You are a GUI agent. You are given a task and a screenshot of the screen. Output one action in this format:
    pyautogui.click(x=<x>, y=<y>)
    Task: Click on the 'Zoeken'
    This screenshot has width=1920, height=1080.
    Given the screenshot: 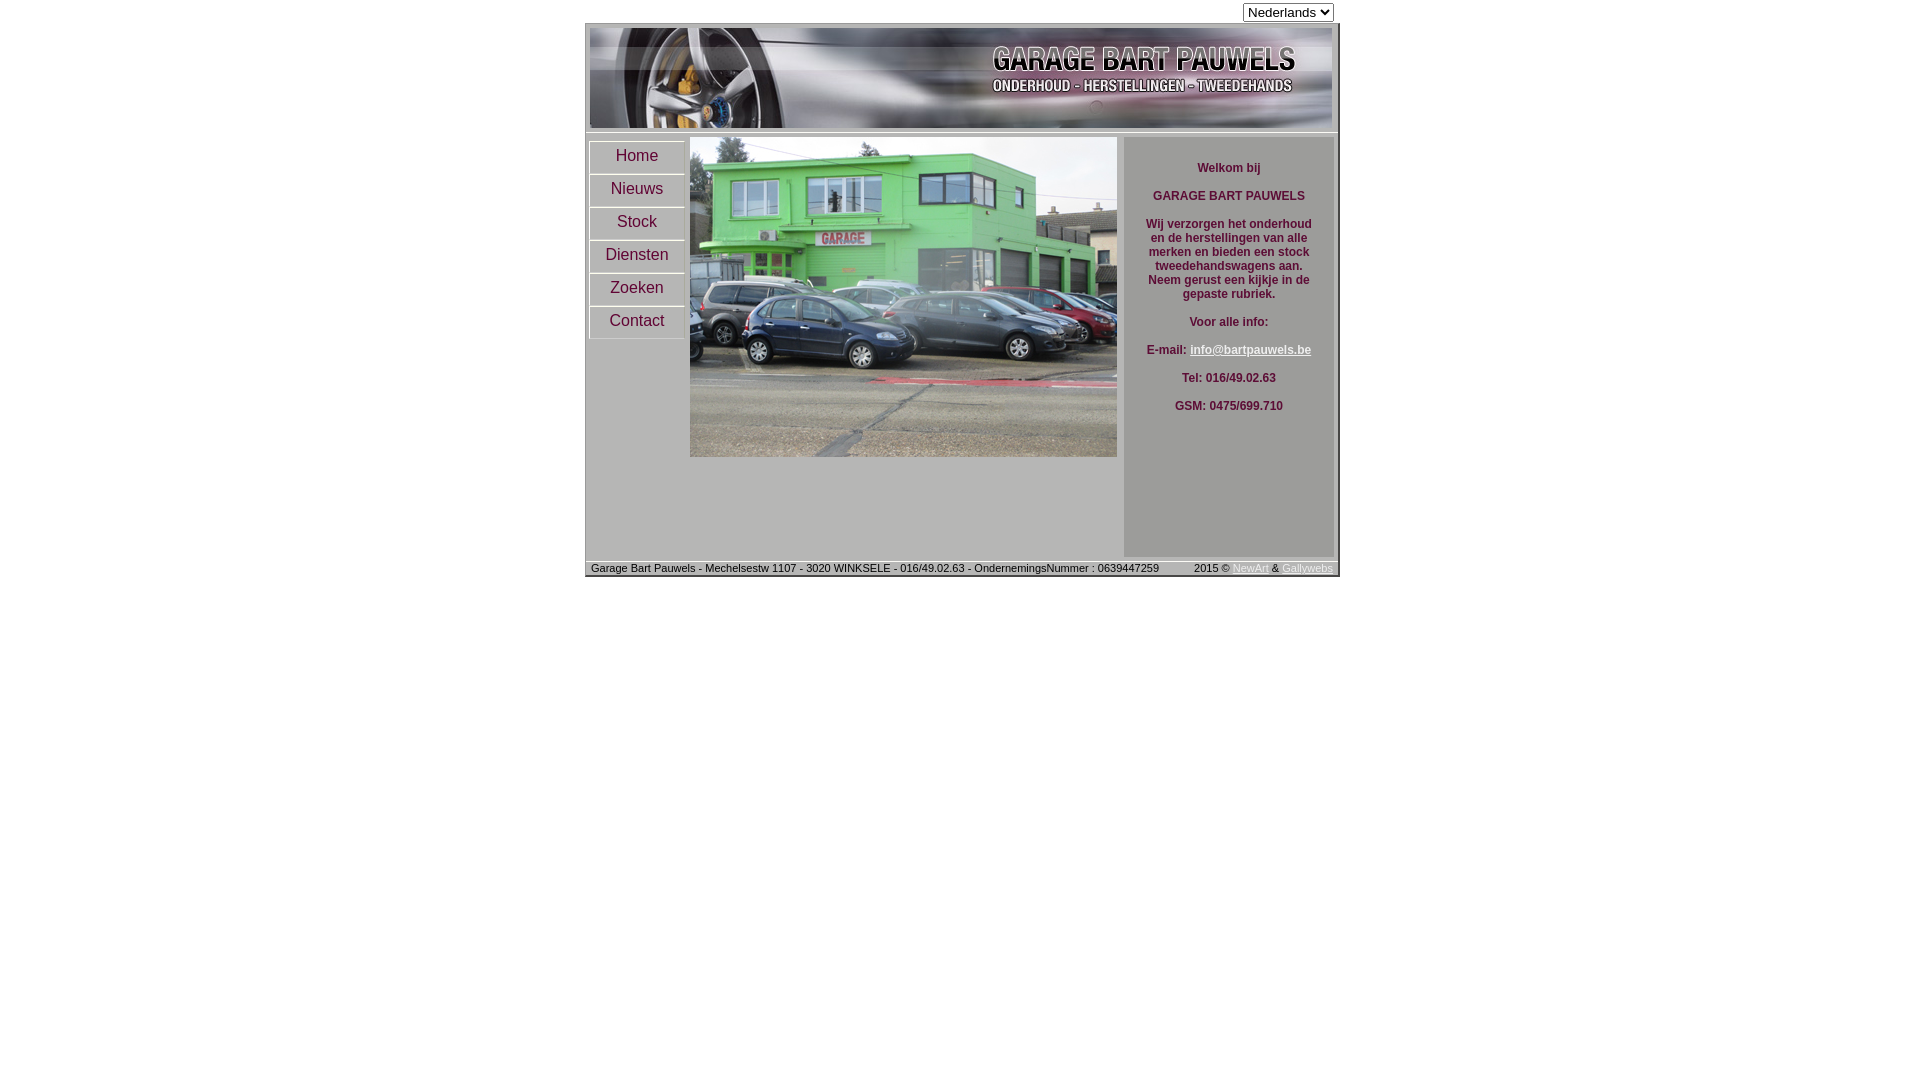 What is the action you would take?
    pyautogui.click(x=636, y=289)
    